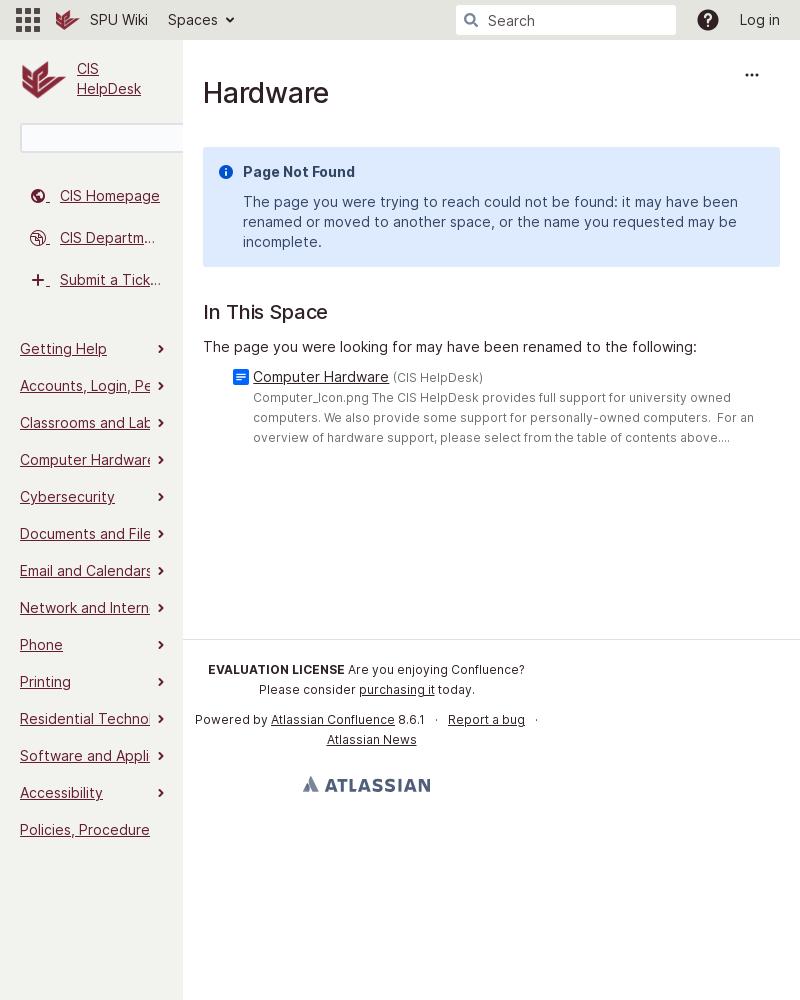 The height and width of the screenshot is (1000, 800). What do you see at coordinates (264, 312) in the screenshot?
I see `'In This Space'` at bounding box center [264, 312].